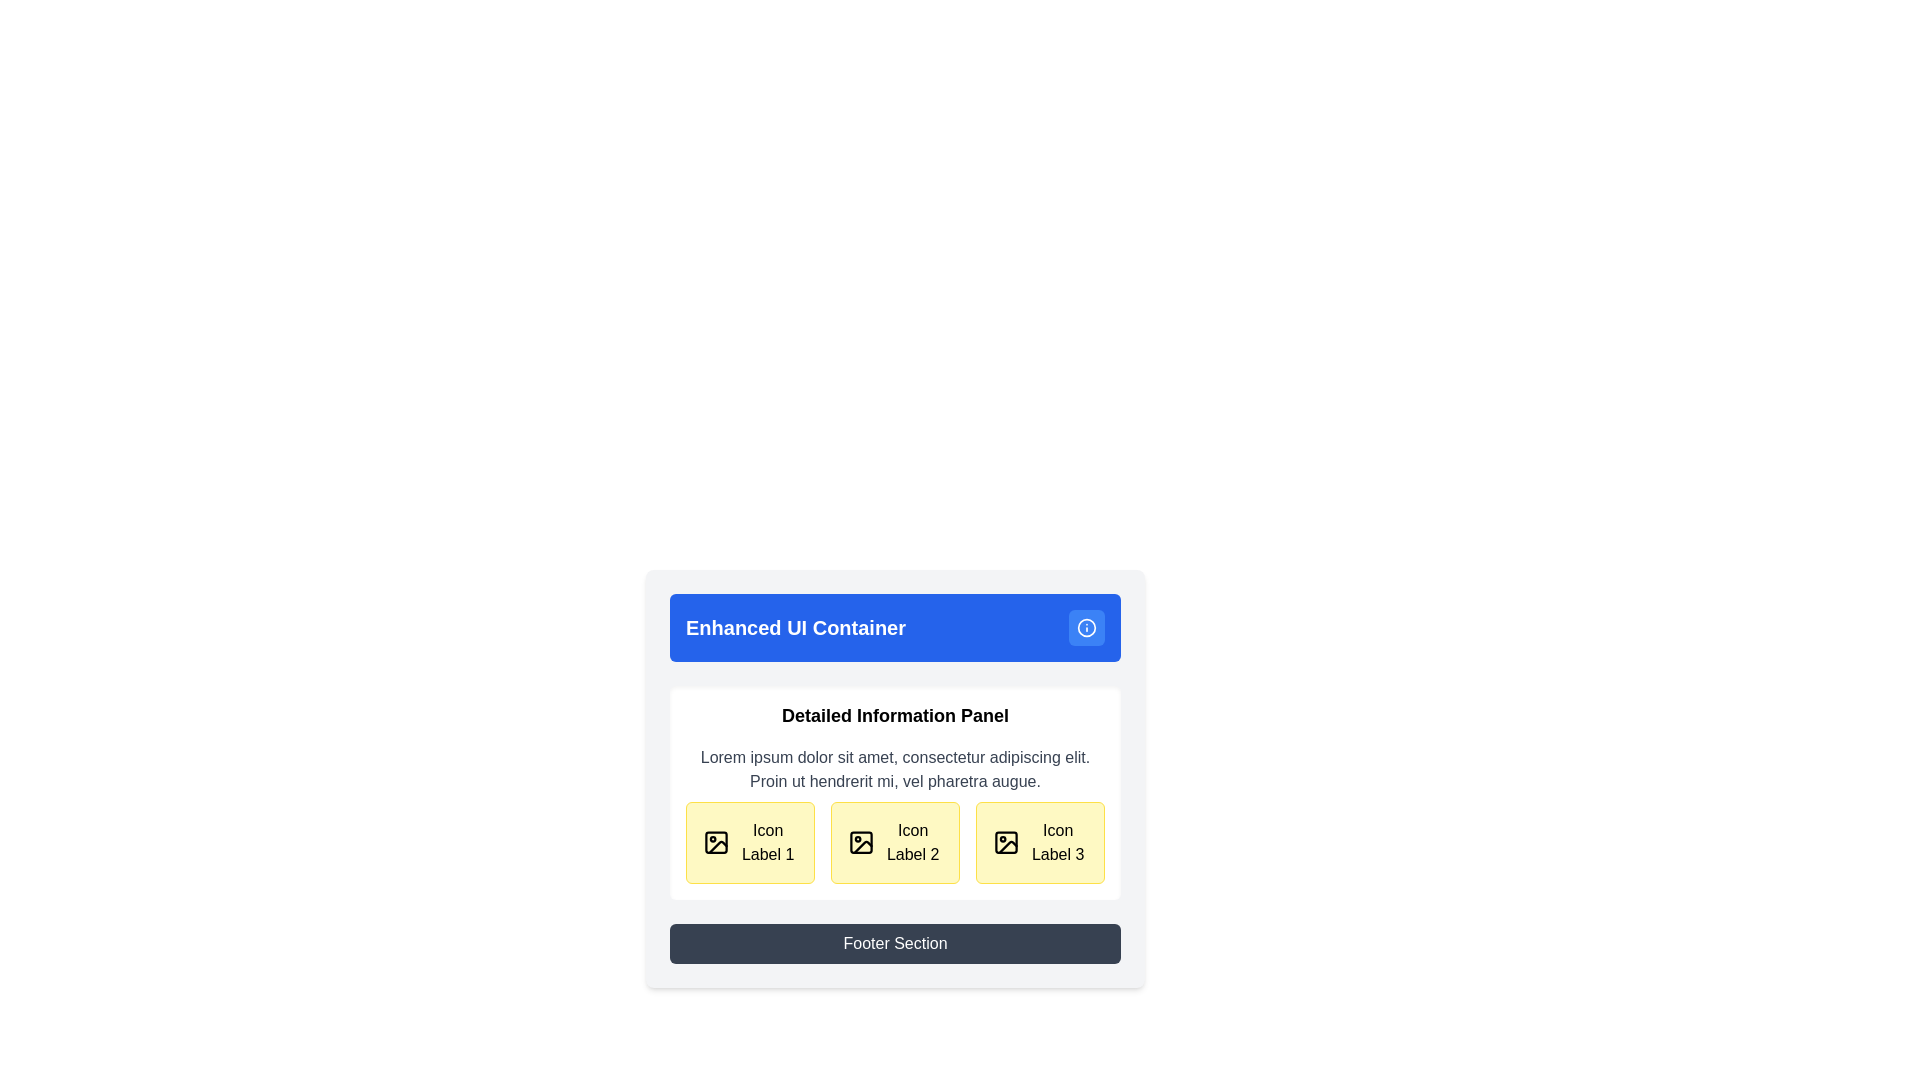  What do you see at coordinates (894, 944) in the screenshot?
I see `the text label displaying 'Footer Section' with a dark gray background to read its label` at bounding box center [894, 944].